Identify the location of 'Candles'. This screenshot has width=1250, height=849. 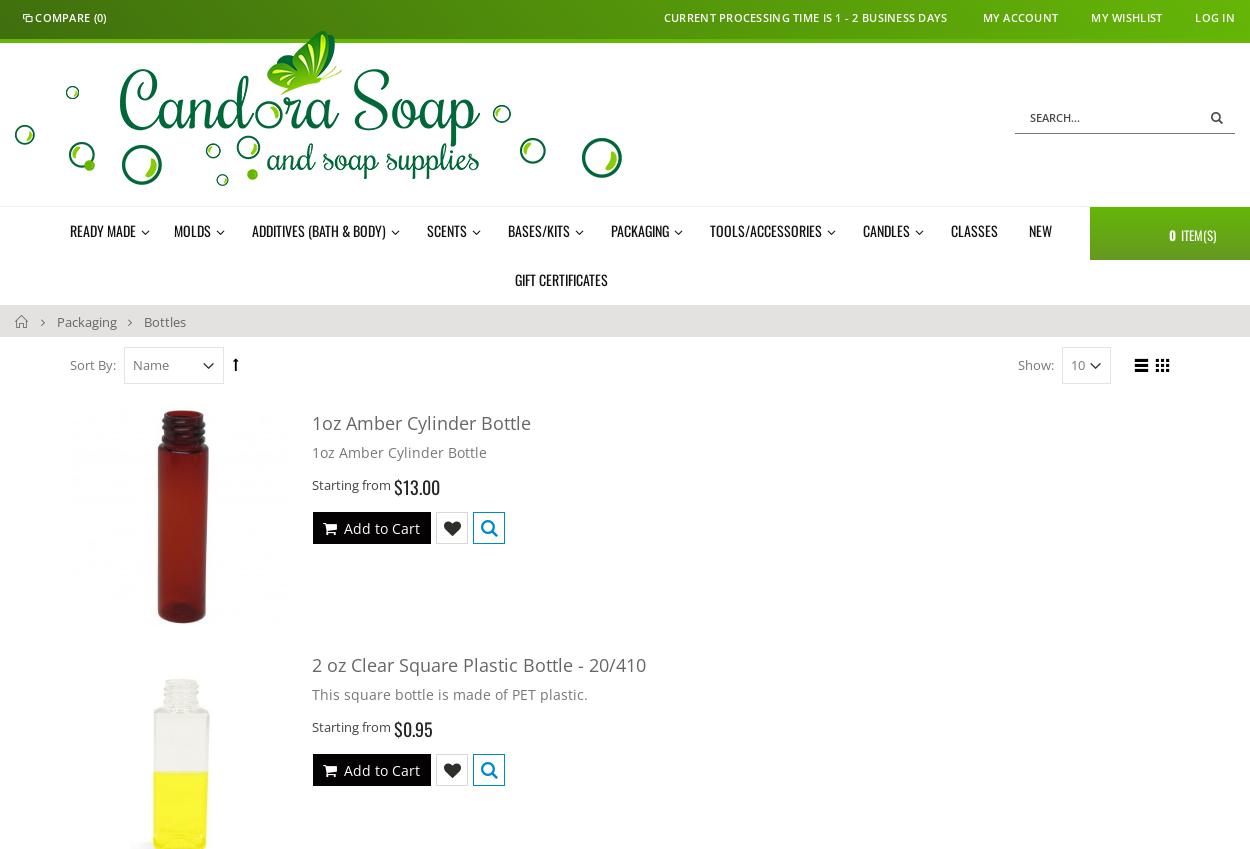
(886, 228).